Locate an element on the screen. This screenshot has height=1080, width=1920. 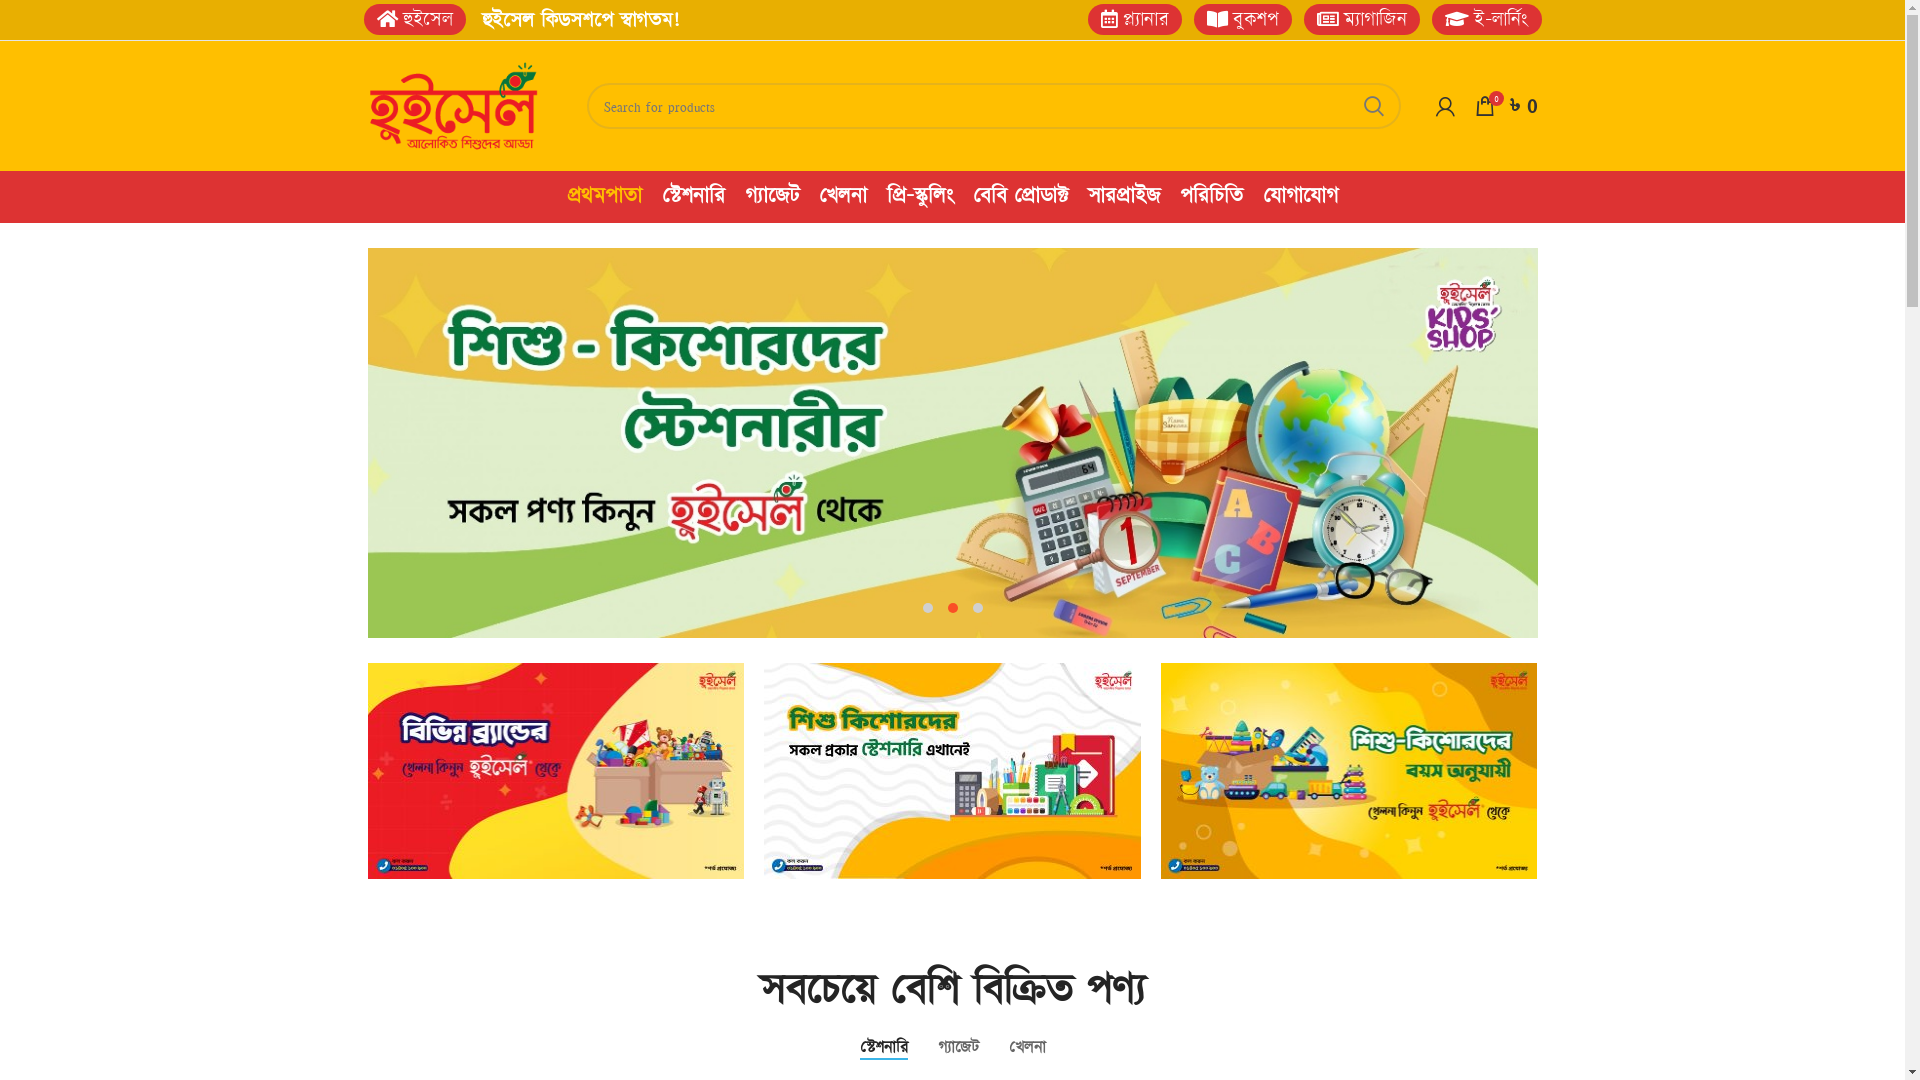
'banner2' is located at coordinates (951, 770).